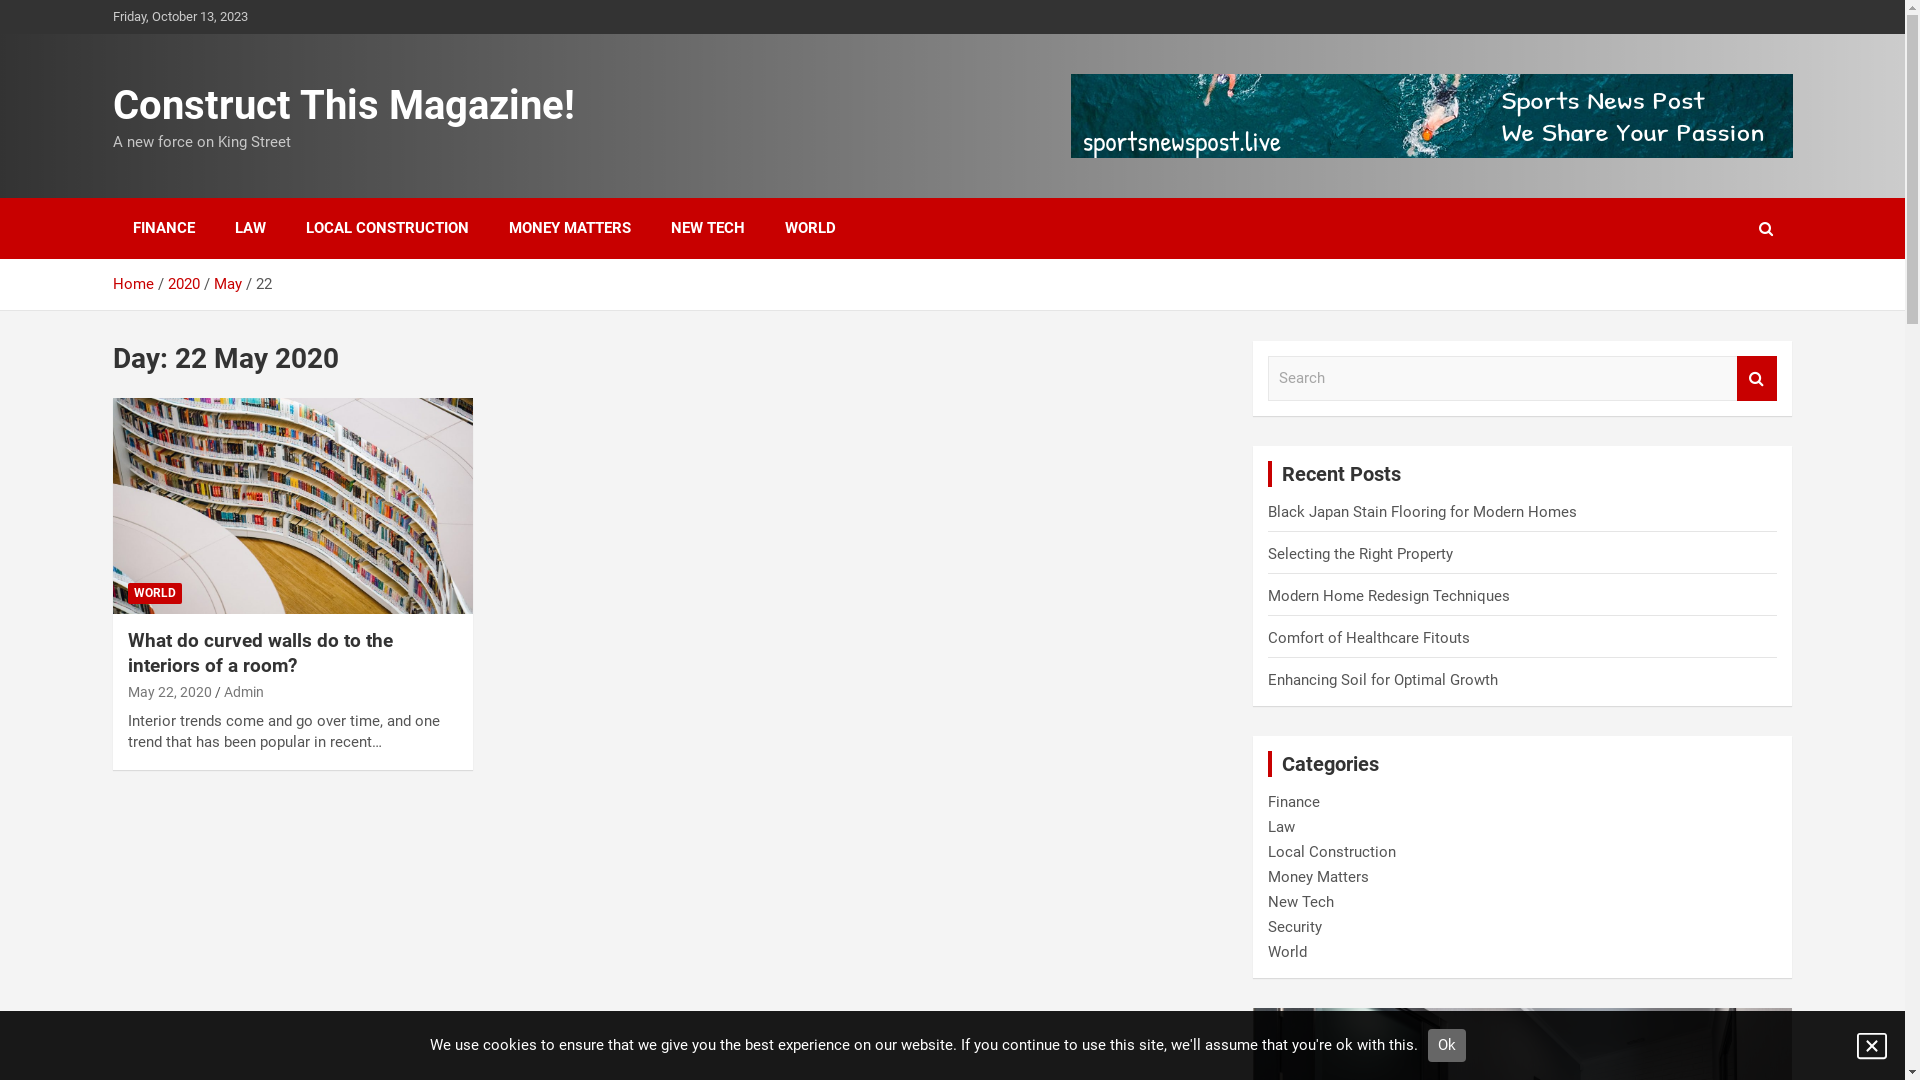  Describe the element at coordinates (1266, 595) in the screenshot. I see `'Modern Home Redesign Techniques'` at that location.